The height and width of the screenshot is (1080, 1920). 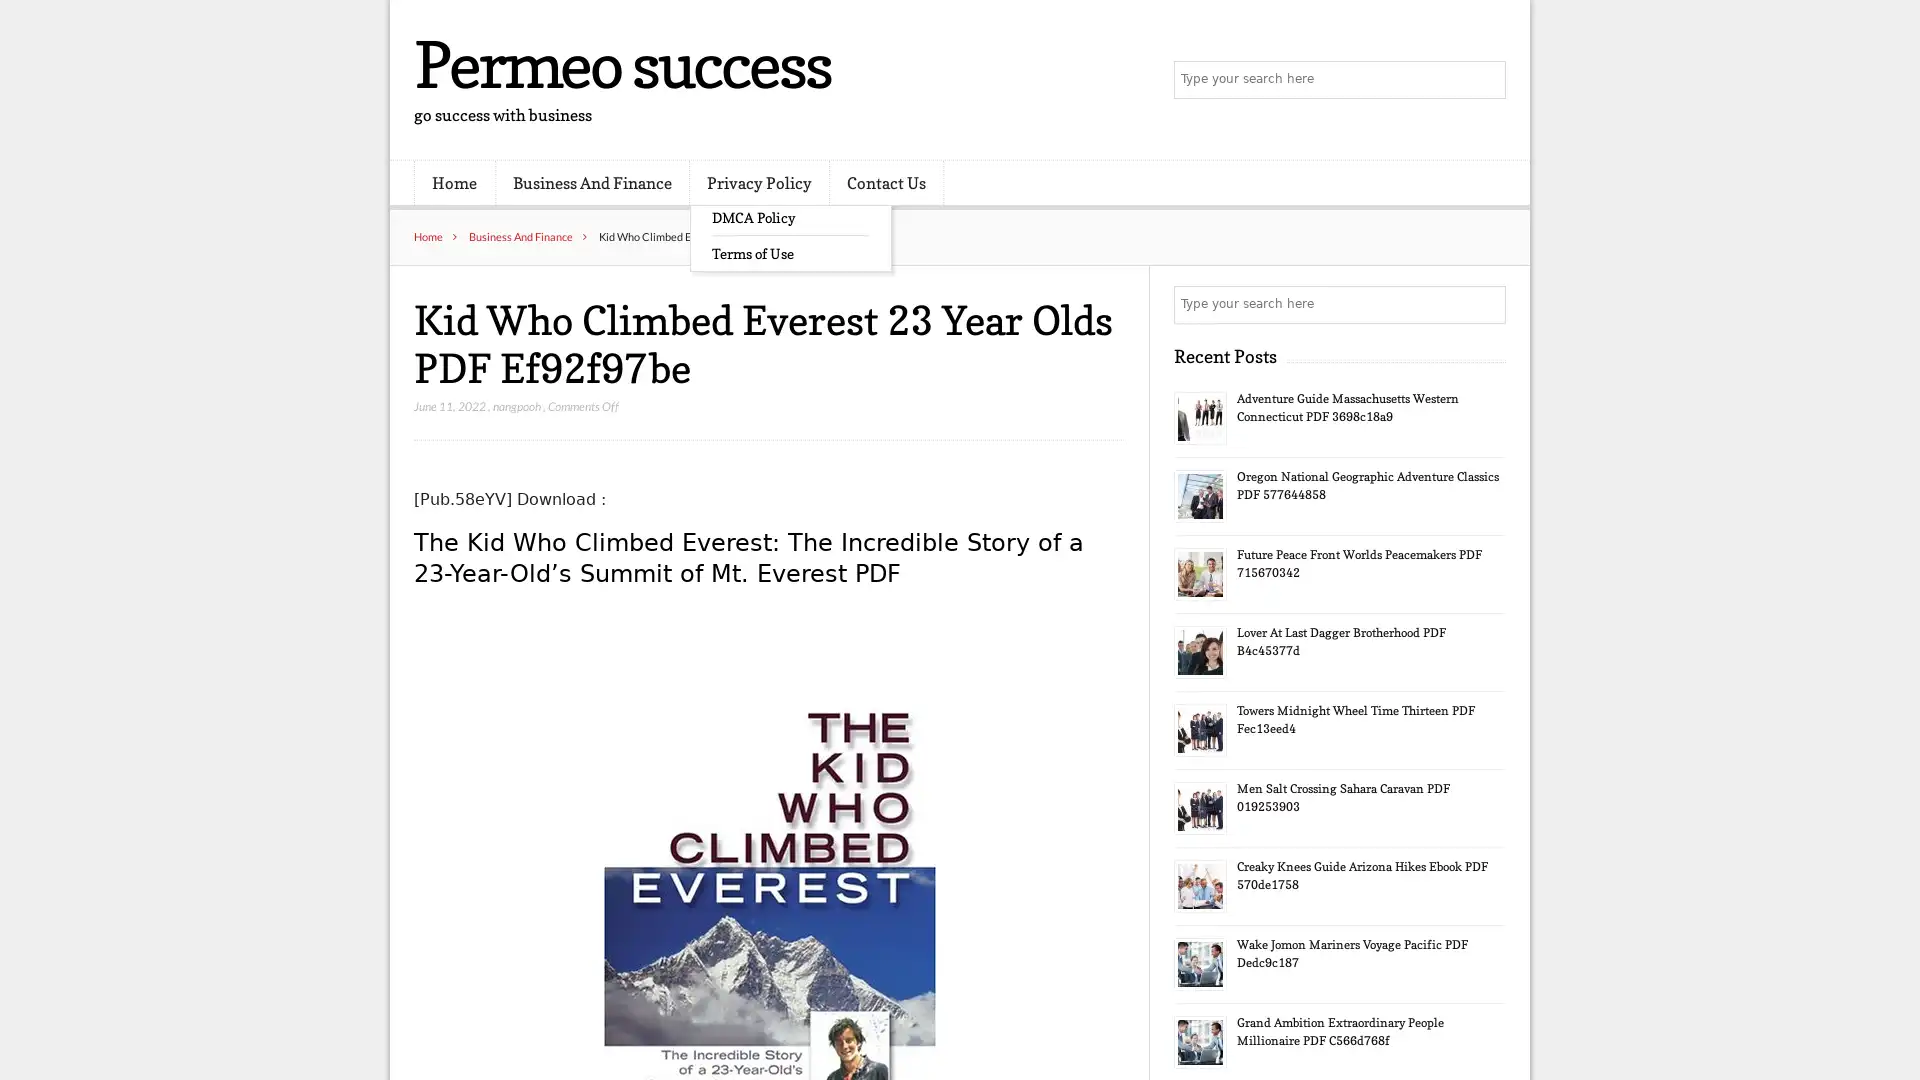 I want to click on Search, so click(x=1485, y=304).